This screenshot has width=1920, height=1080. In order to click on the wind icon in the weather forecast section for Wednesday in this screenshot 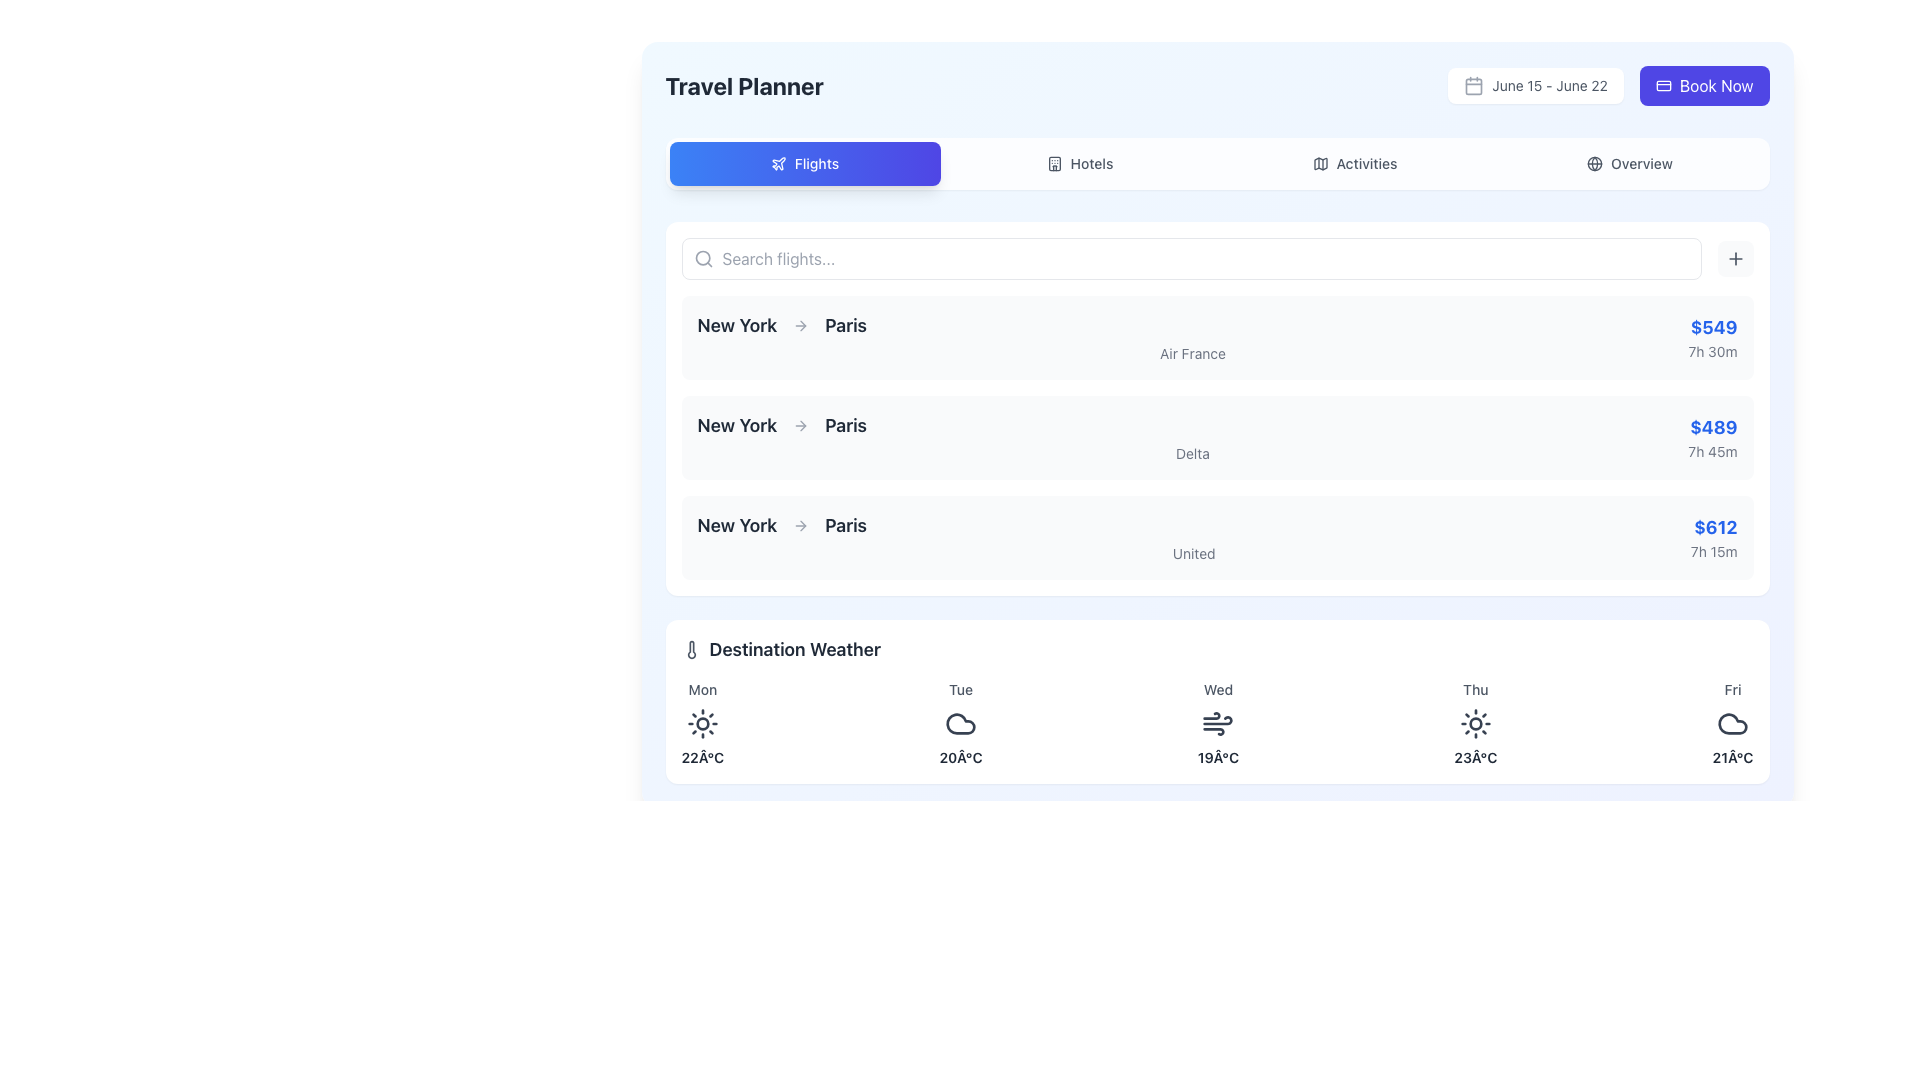, I will do `click(1217, 724)`.